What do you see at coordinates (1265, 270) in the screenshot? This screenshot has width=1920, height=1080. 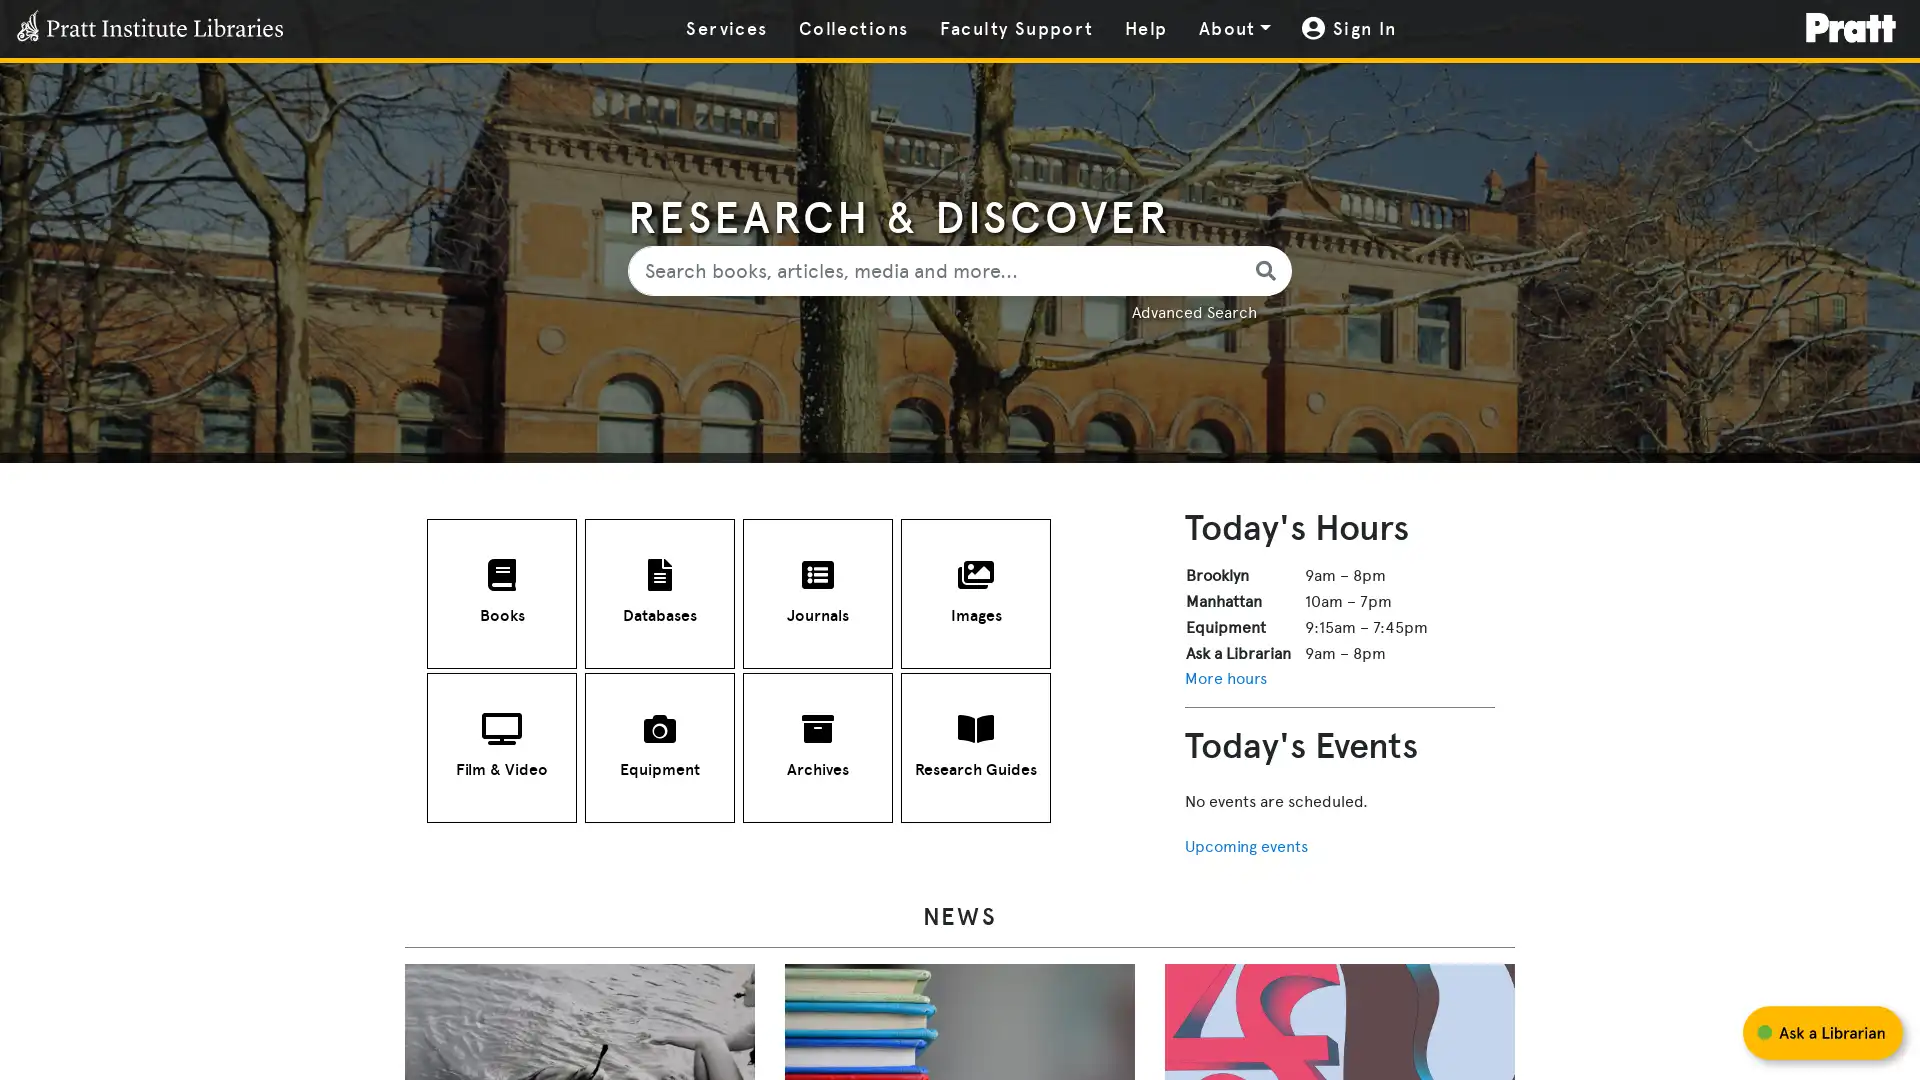 I see `library search` at bounding box center [1265, 270].